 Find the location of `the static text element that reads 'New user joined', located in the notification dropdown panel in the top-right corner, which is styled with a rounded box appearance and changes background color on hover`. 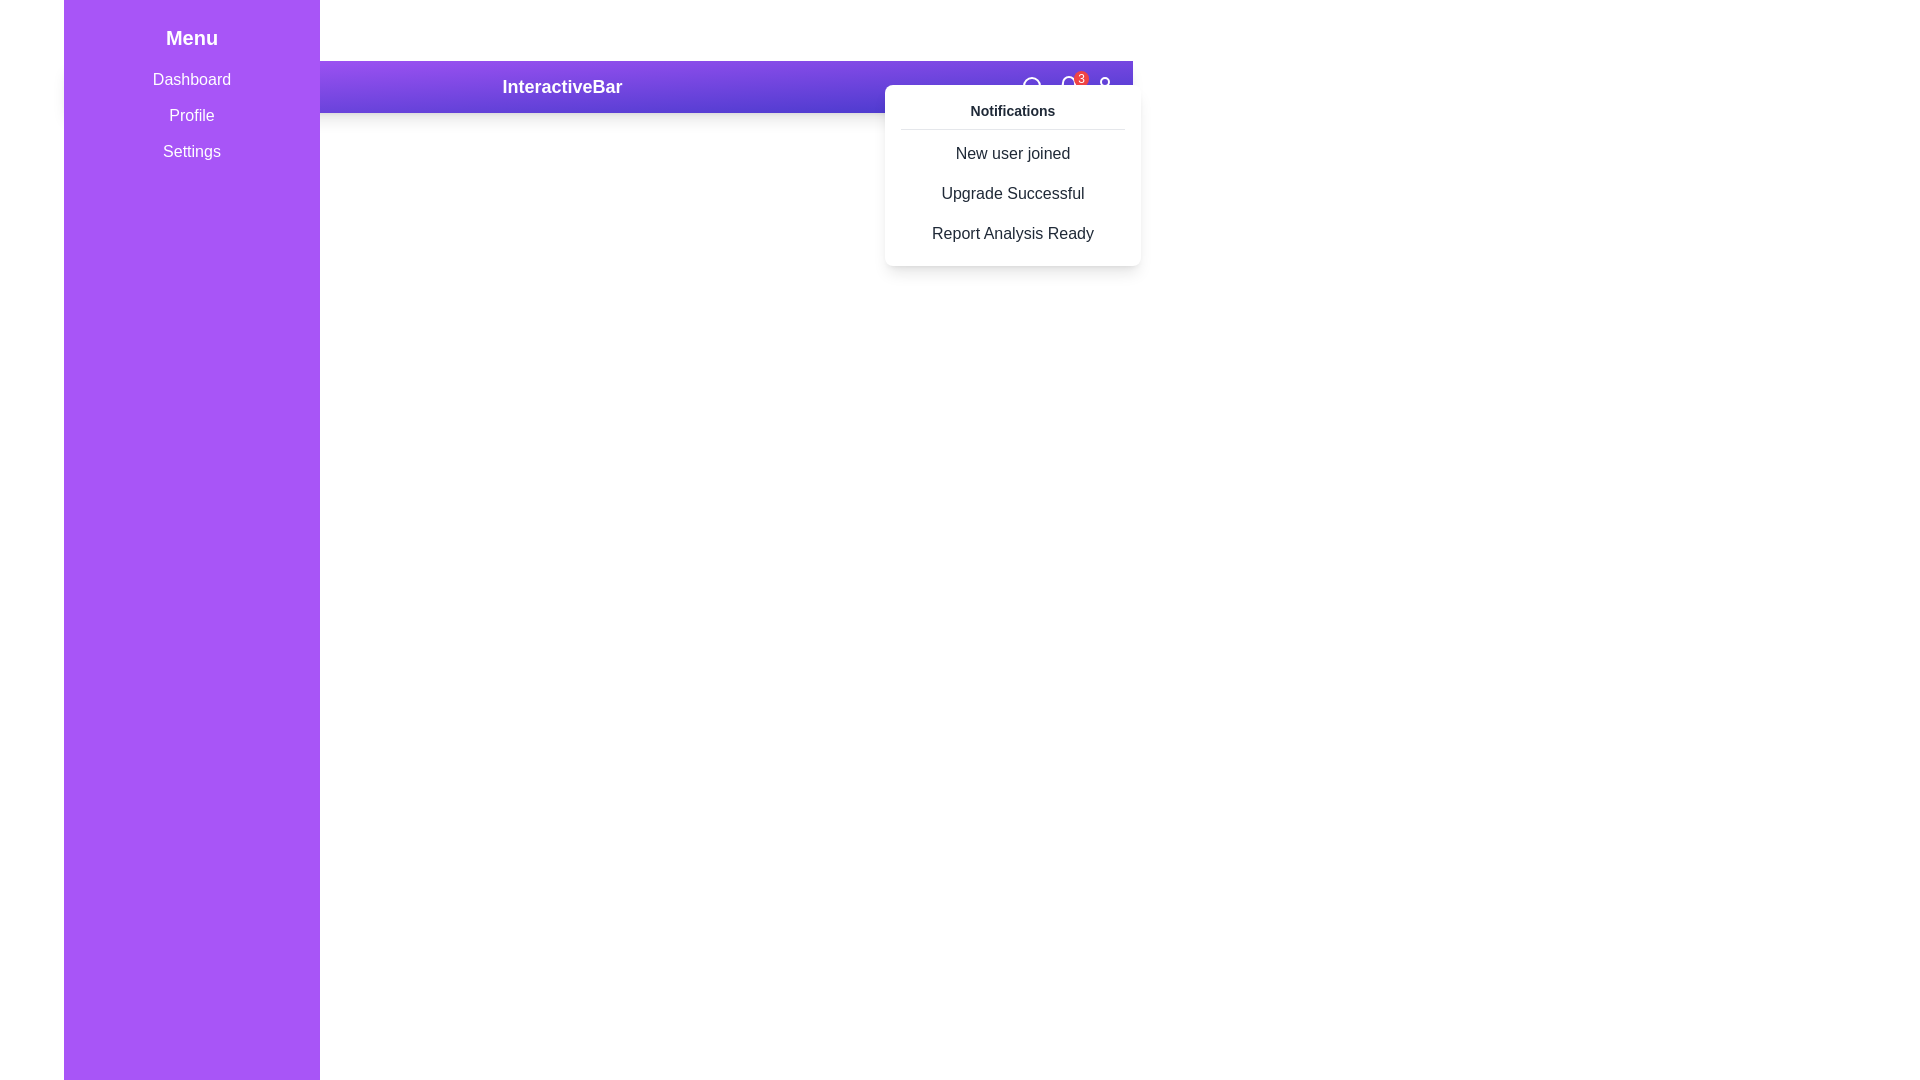

the static text element that reads 'New user joined', located in the notification dropdown panel in the top-right corner, which is styled with a rounded box appearance and changes background color on hover is located at coordinates (1012, 153).